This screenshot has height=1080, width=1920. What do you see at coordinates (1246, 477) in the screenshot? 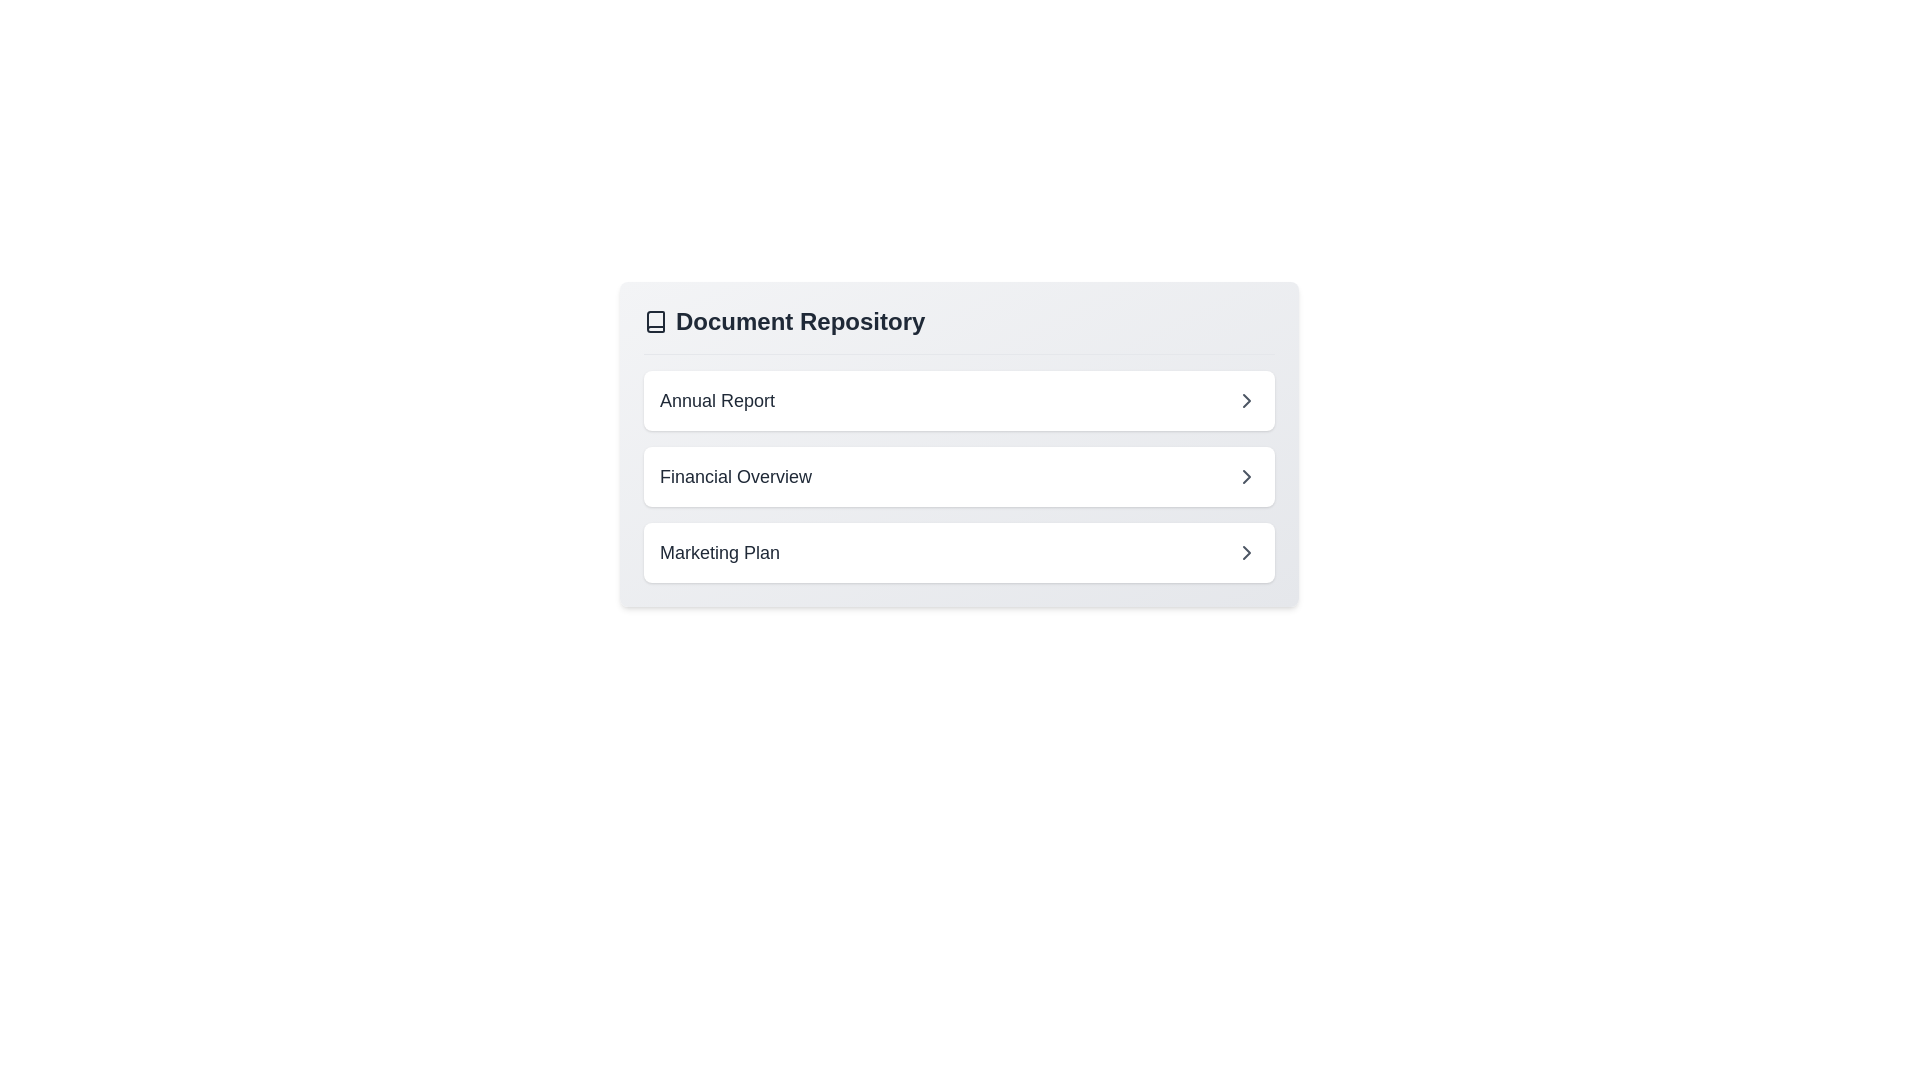
I see `the rightward-pointing chevron icon, which is located at the far right of the 'Financial Overview' list item` at bounding box center [1246, 477].